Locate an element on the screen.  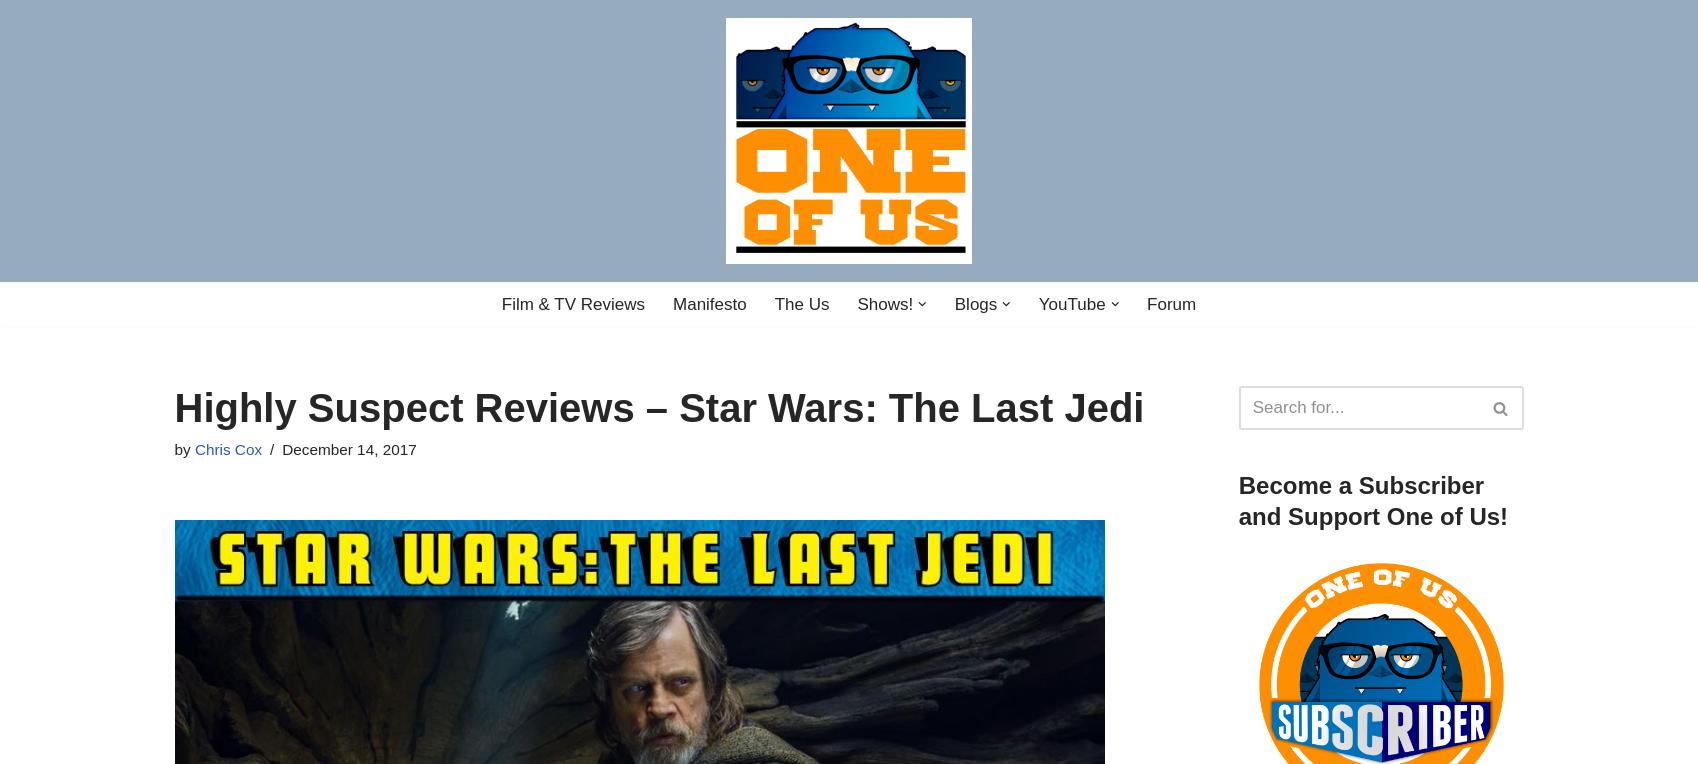
'Infestation Videos' is located at coordinates (1035, 341).